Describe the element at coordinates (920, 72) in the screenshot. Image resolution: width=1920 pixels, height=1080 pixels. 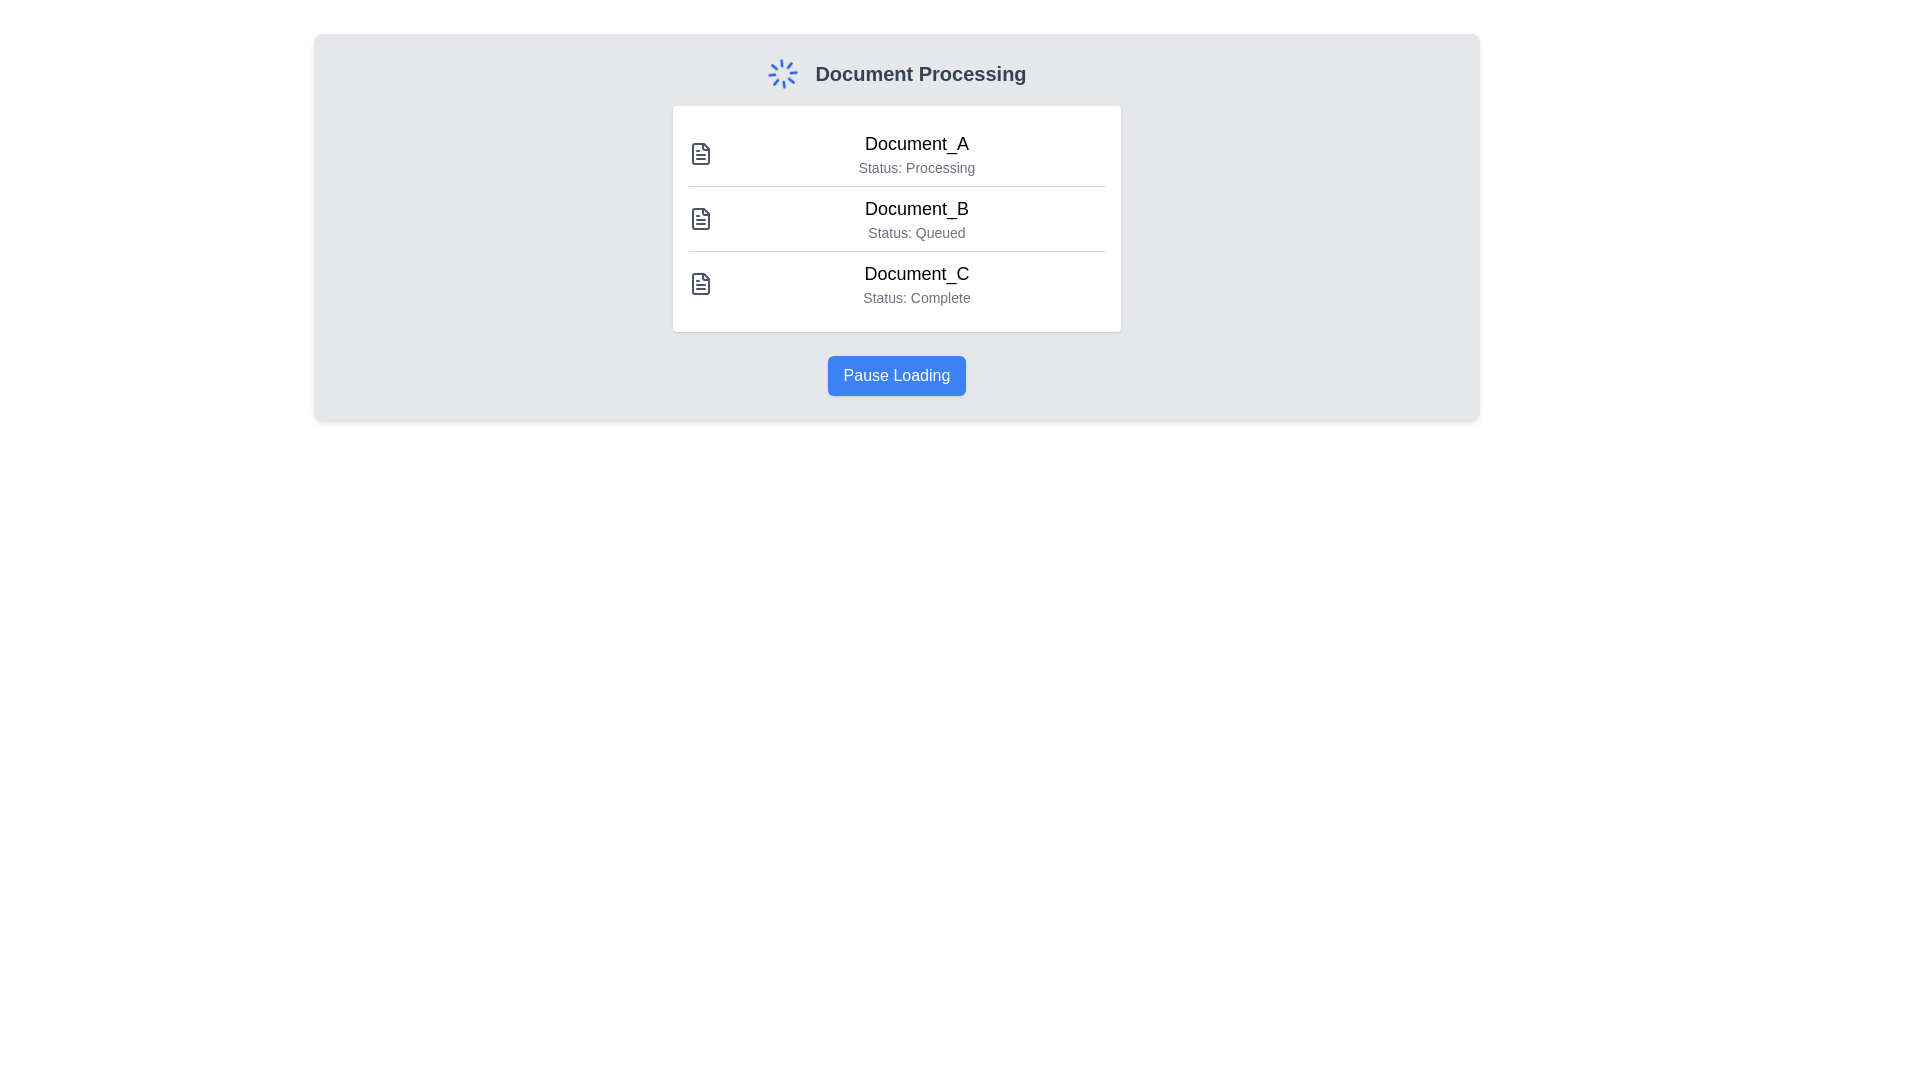
I see `the static text element titled 'Document Processing', which is bold, large, and gray in color, located next to an animated spinning icon` at that location.